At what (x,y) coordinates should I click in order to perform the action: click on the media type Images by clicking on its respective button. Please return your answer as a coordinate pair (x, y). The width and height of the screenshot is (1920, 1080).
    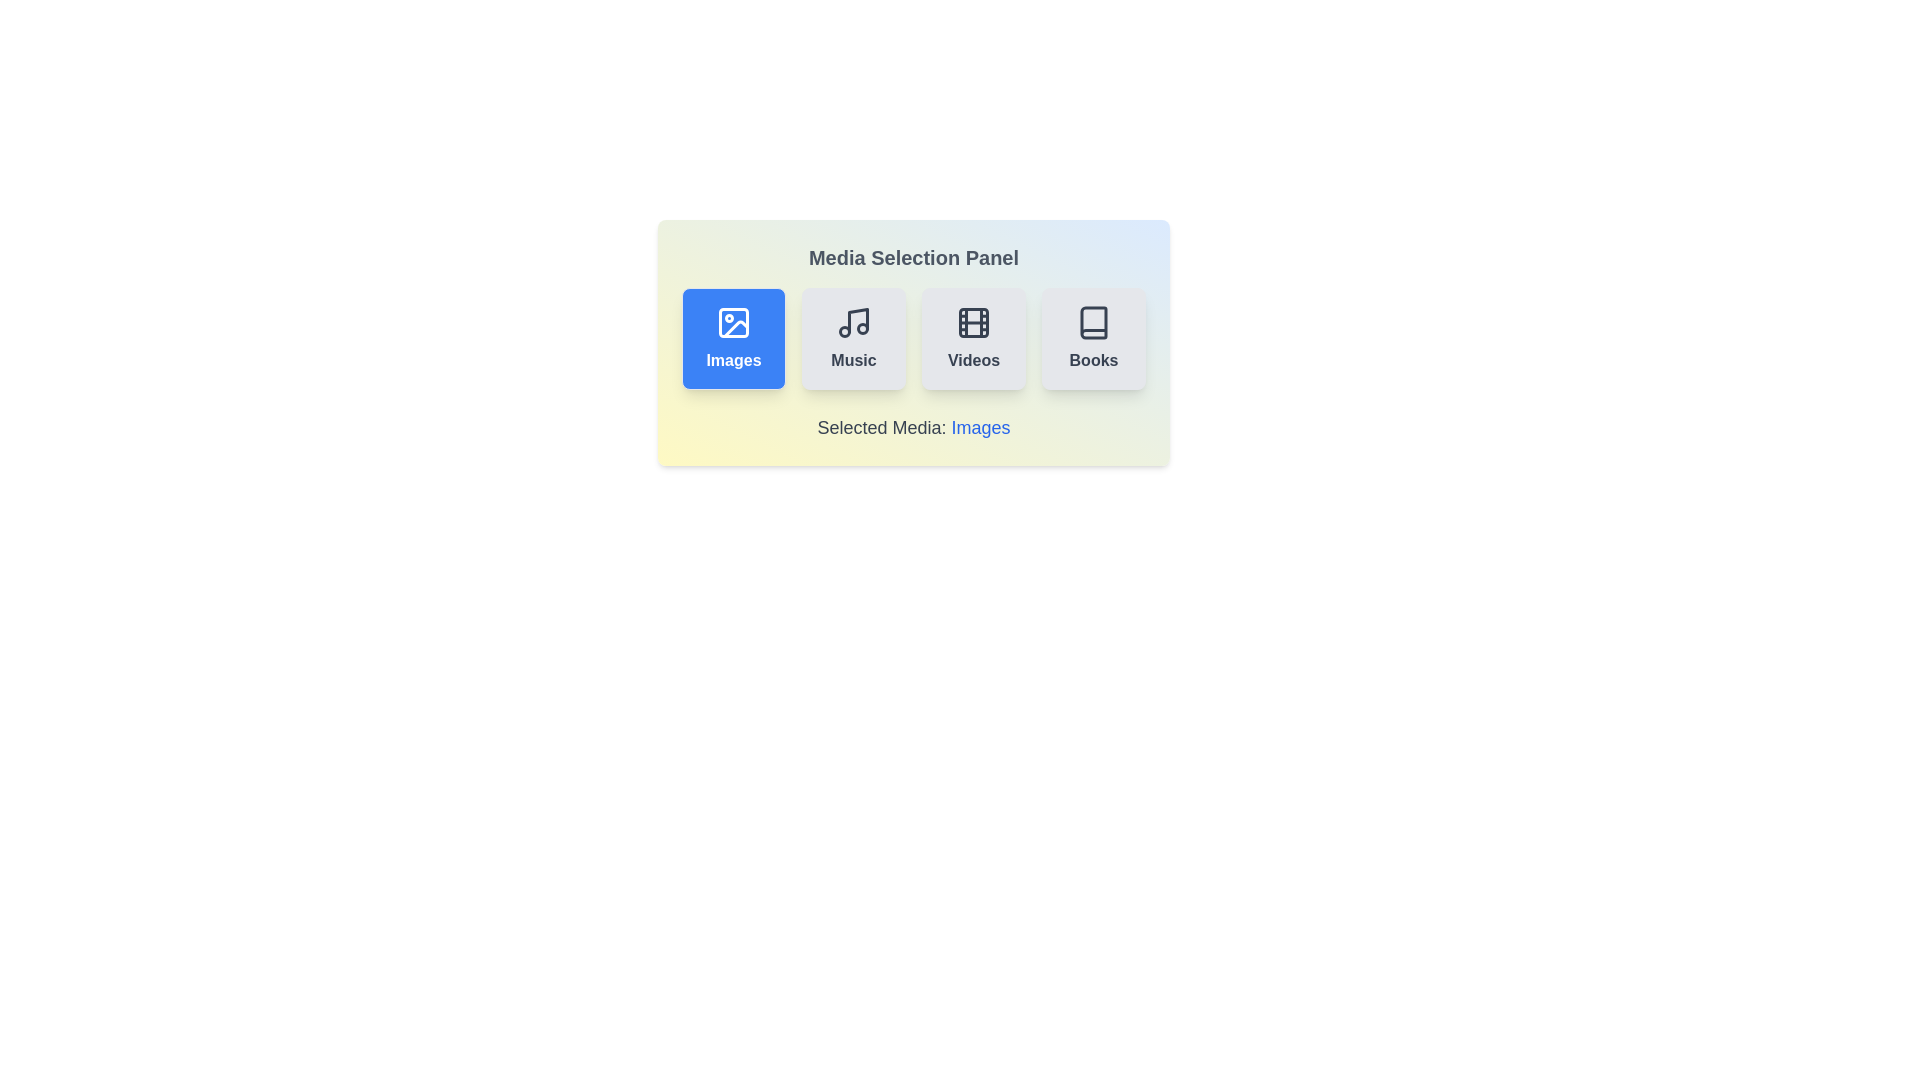
    Looking at the image, I should click on (733, 338).